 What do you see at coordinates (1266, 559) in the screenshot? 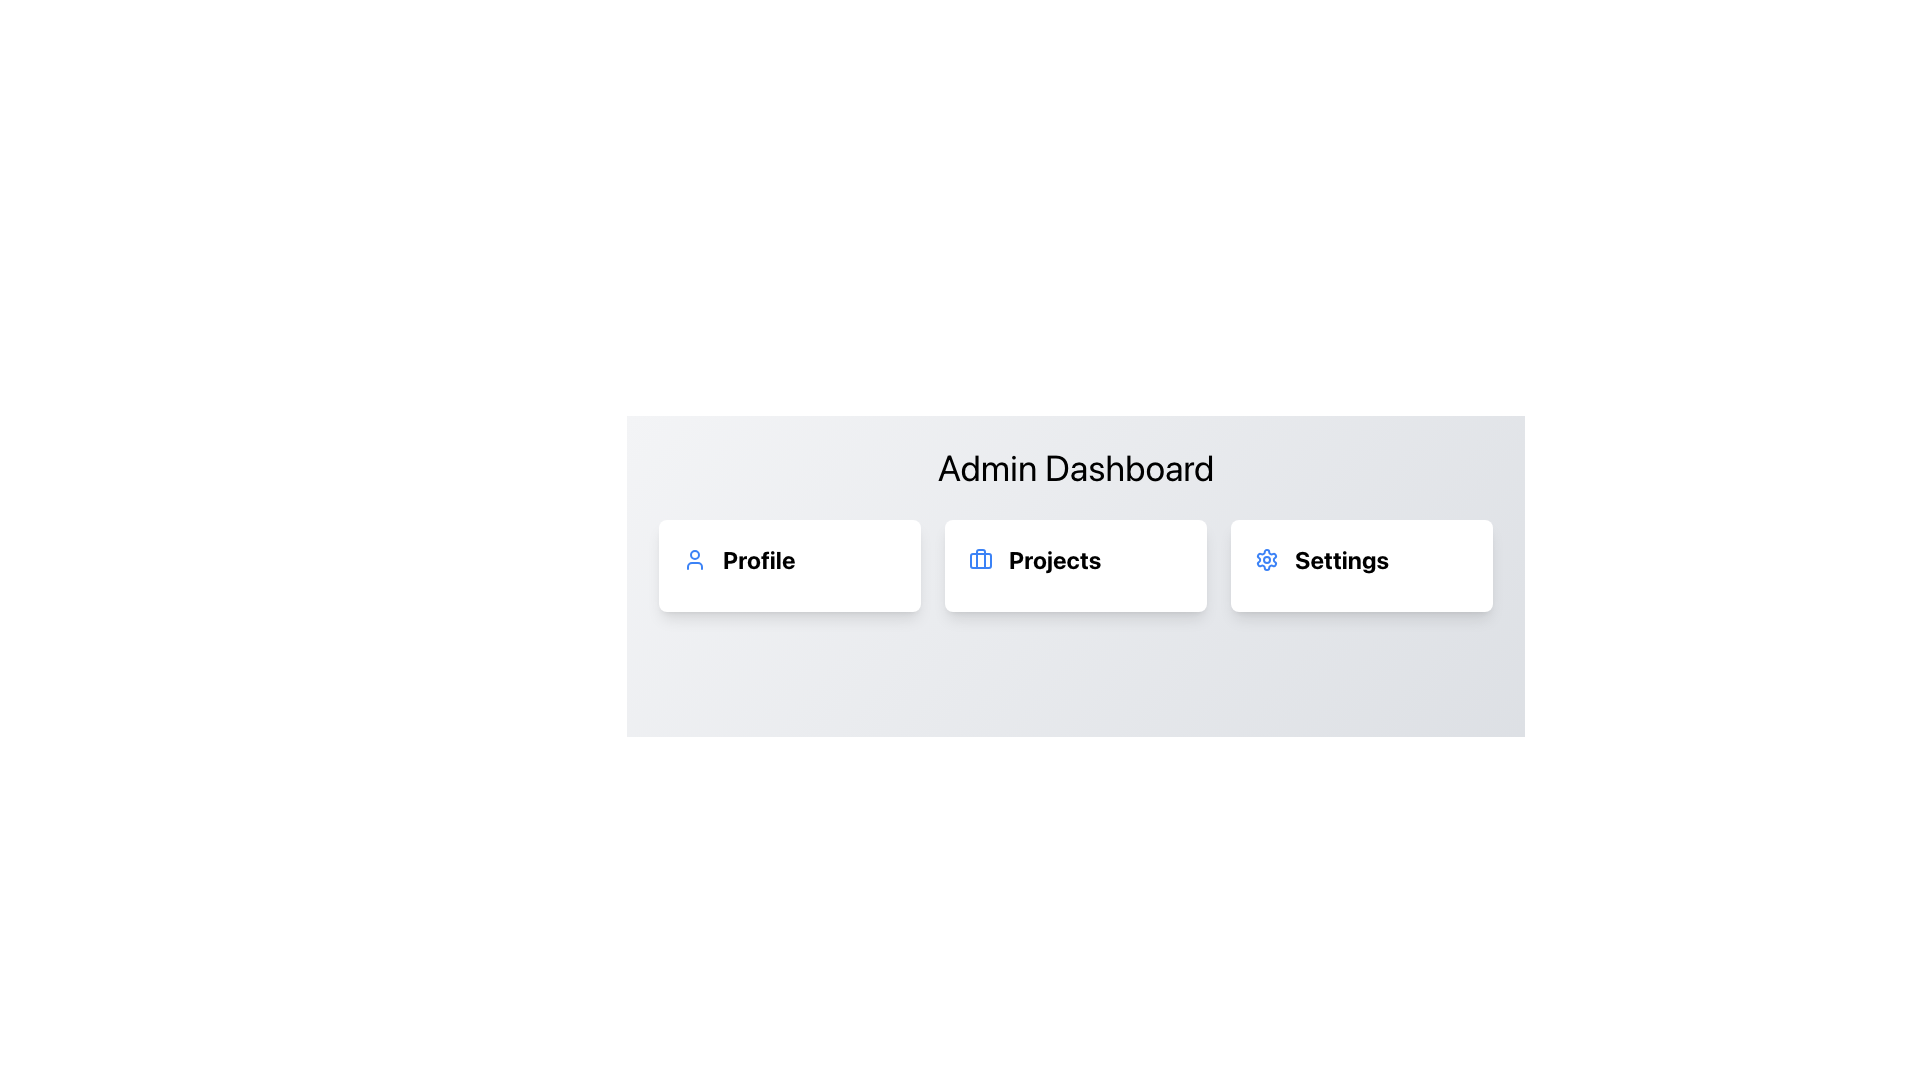
I see `the gear icon in the 'Settings' card located under the 'Admin Dashboard'` at bounding box center [1266, 559].